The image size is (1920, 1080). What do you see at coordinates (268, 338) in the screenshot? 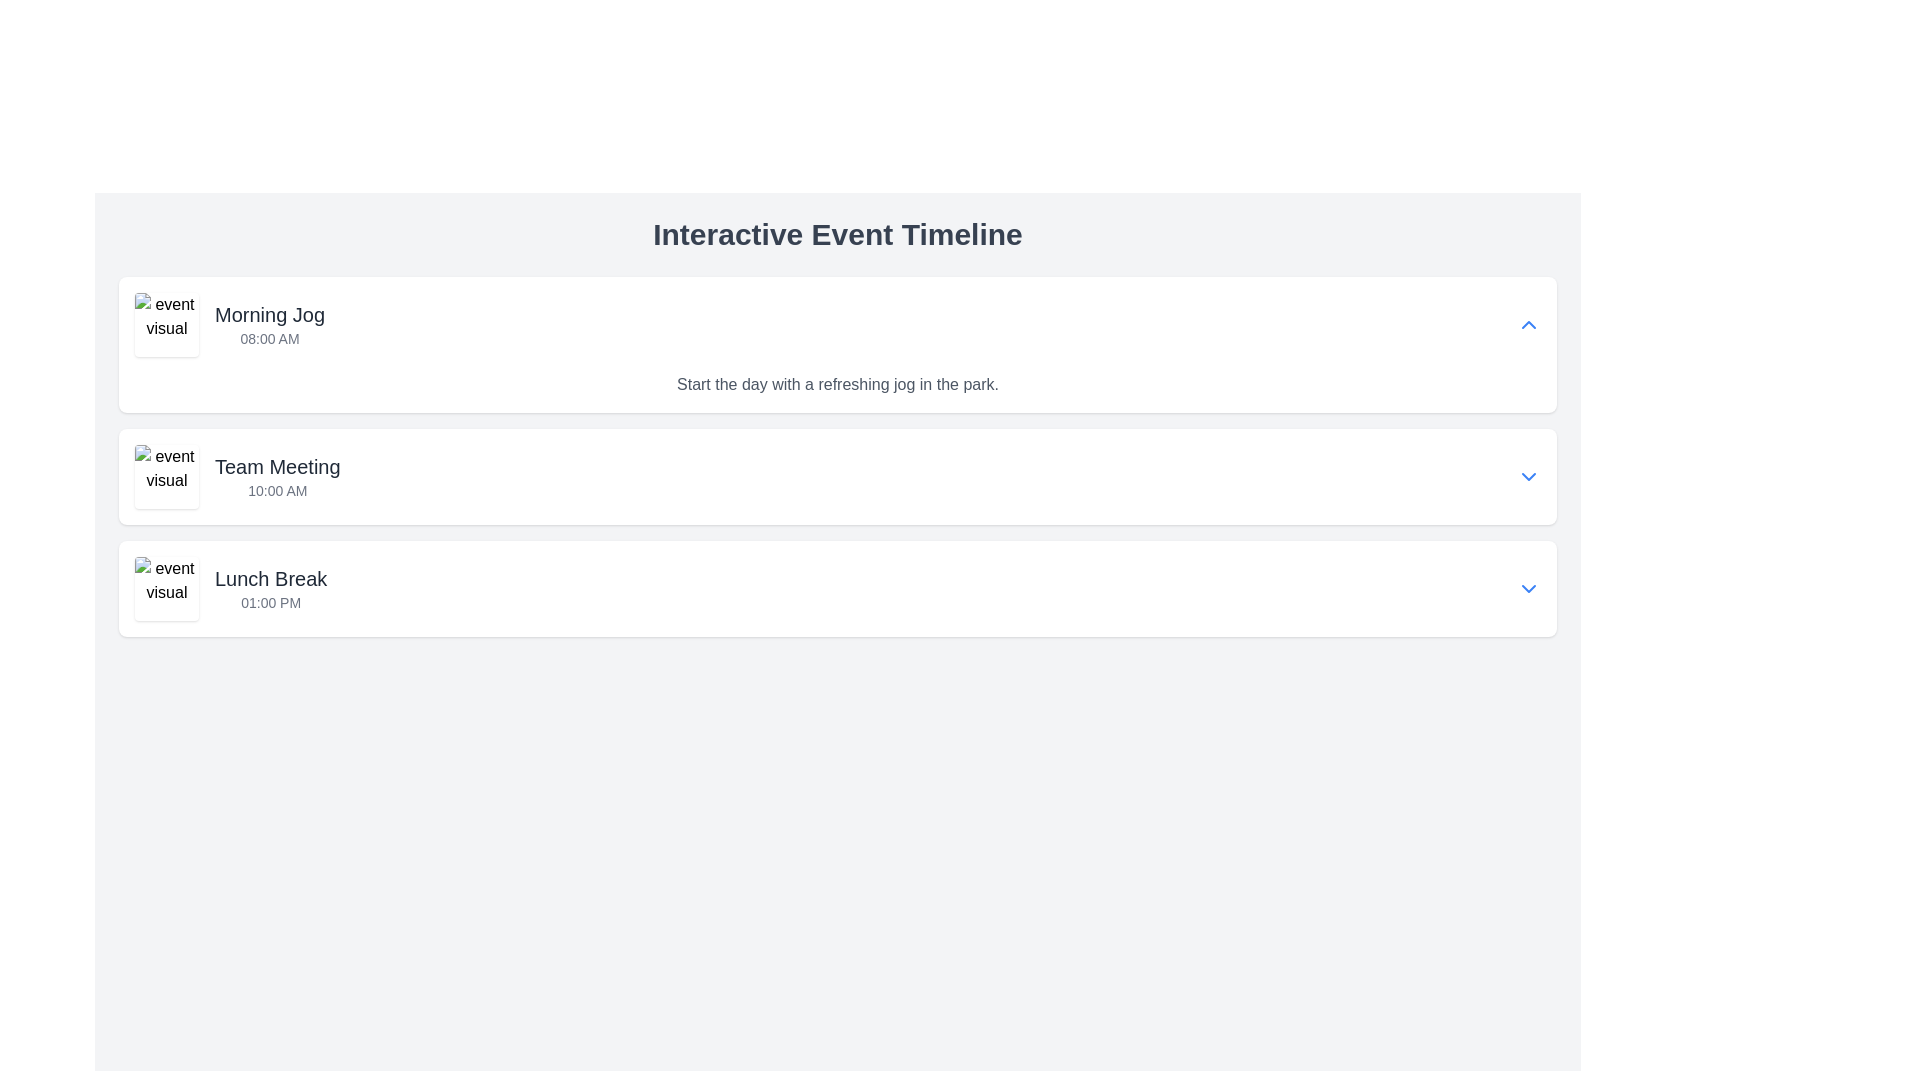
I see `the text label displaying '08:00 AM' in light gray color, which is located beneath the title 'Morning Jog' in the first event card` at bounding box center [268, 338].